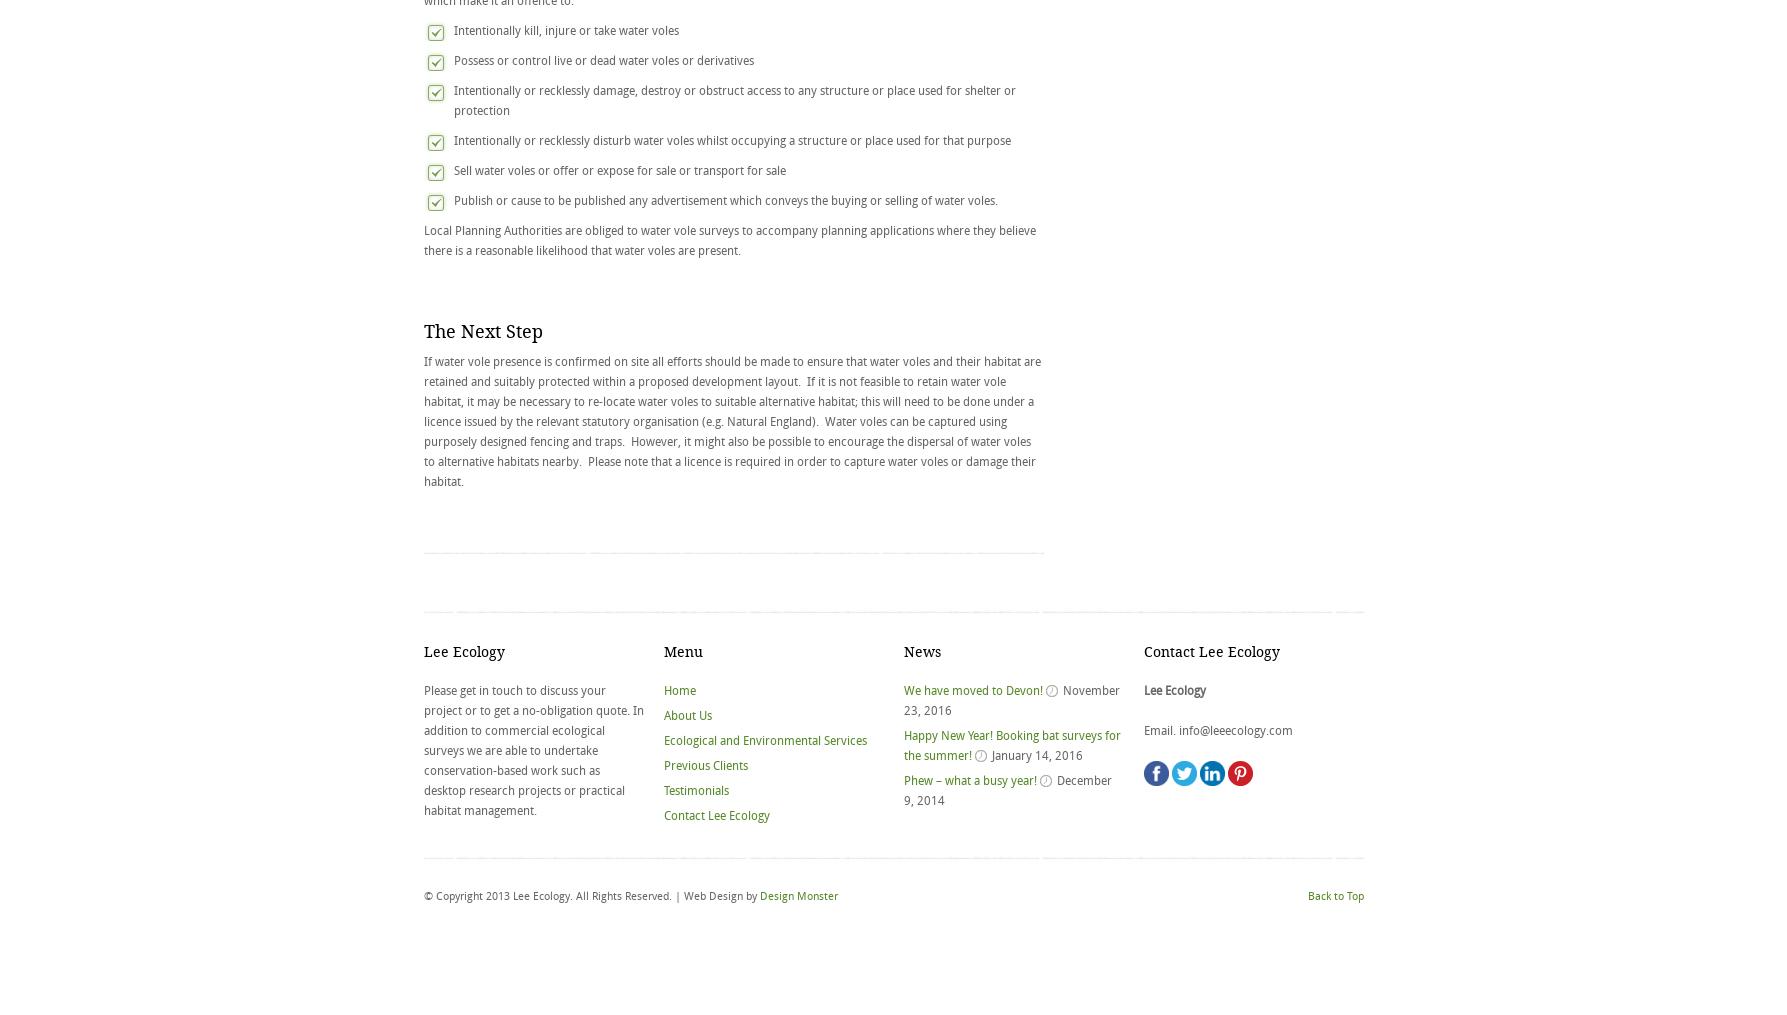 This screenshot has width=1787, height=1015. I want to click on 'Local Planning Authorities are obliged to water vole surveys to accompany planning applications where they believe there is a reasonable likelihood that water voles are present.', so click(728, 240).